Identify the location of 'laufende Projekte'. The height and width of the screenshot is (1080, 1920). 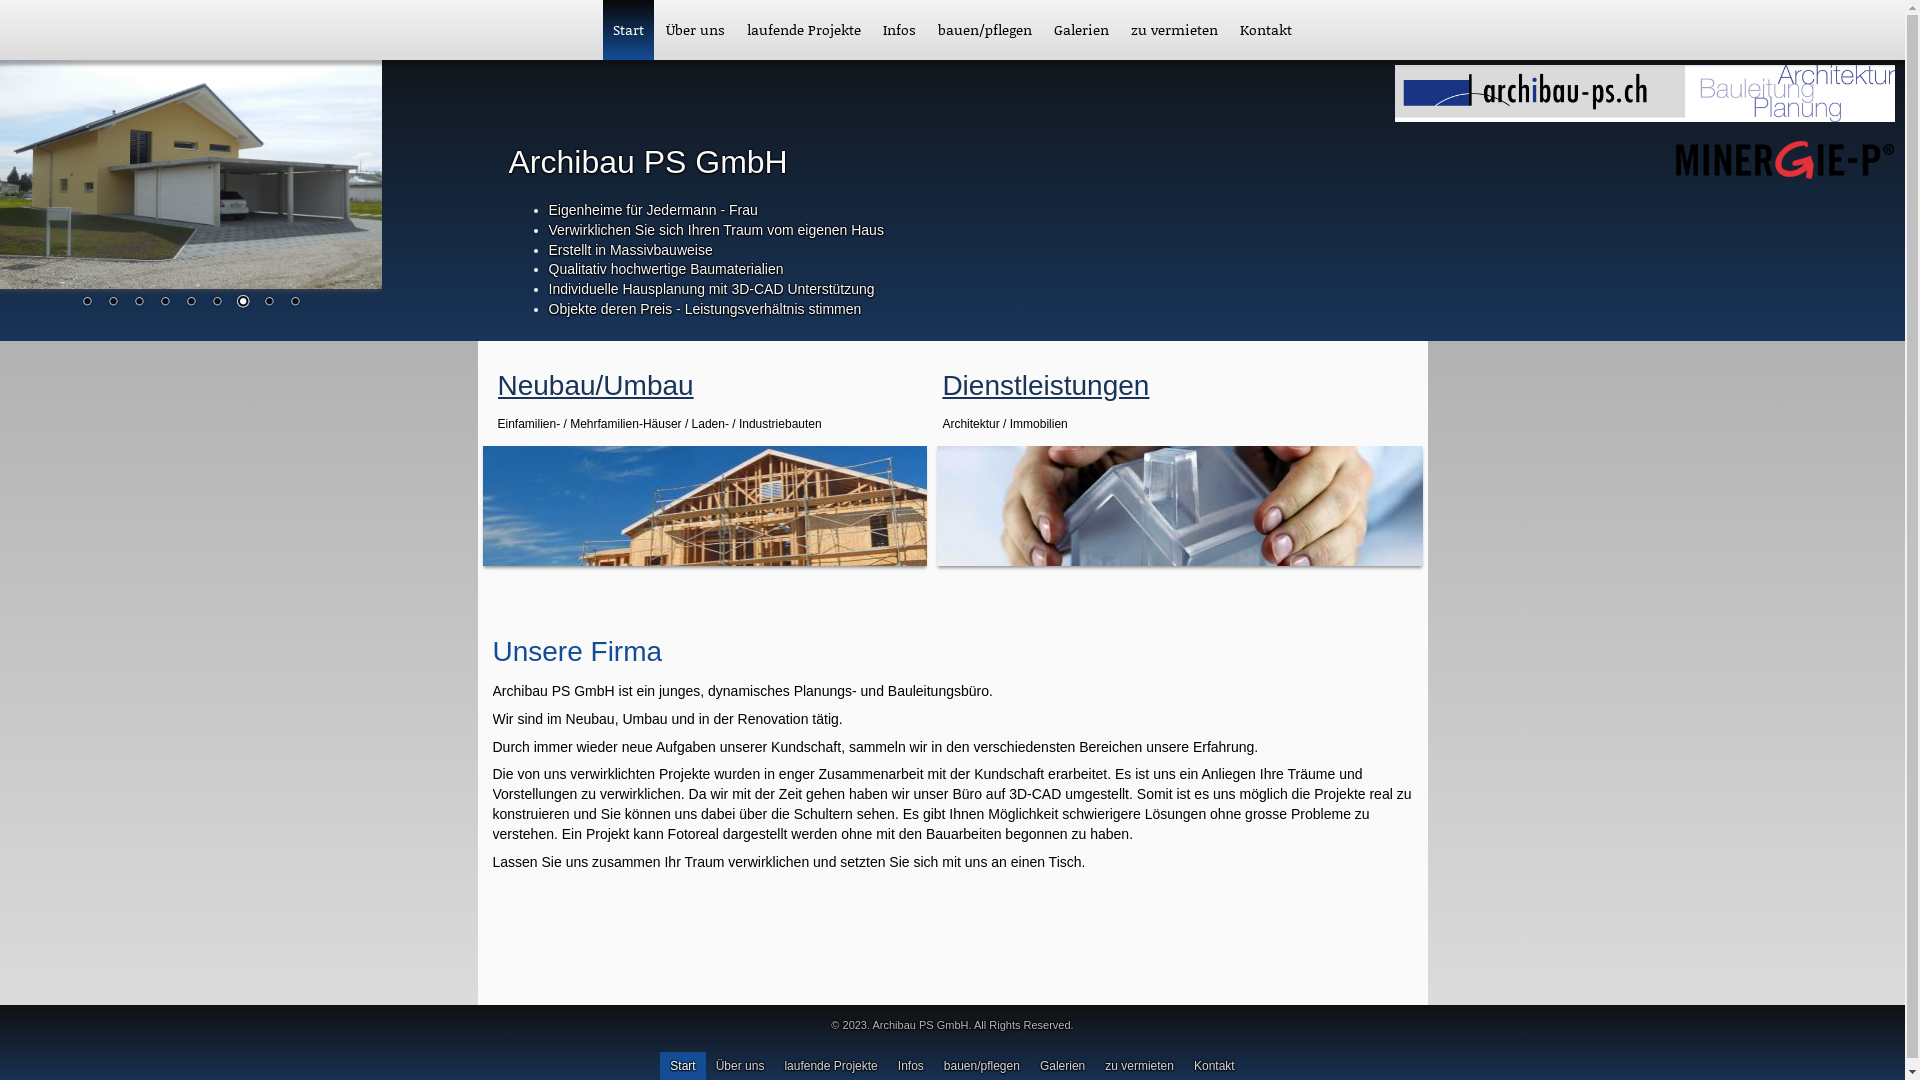
(804, 30).